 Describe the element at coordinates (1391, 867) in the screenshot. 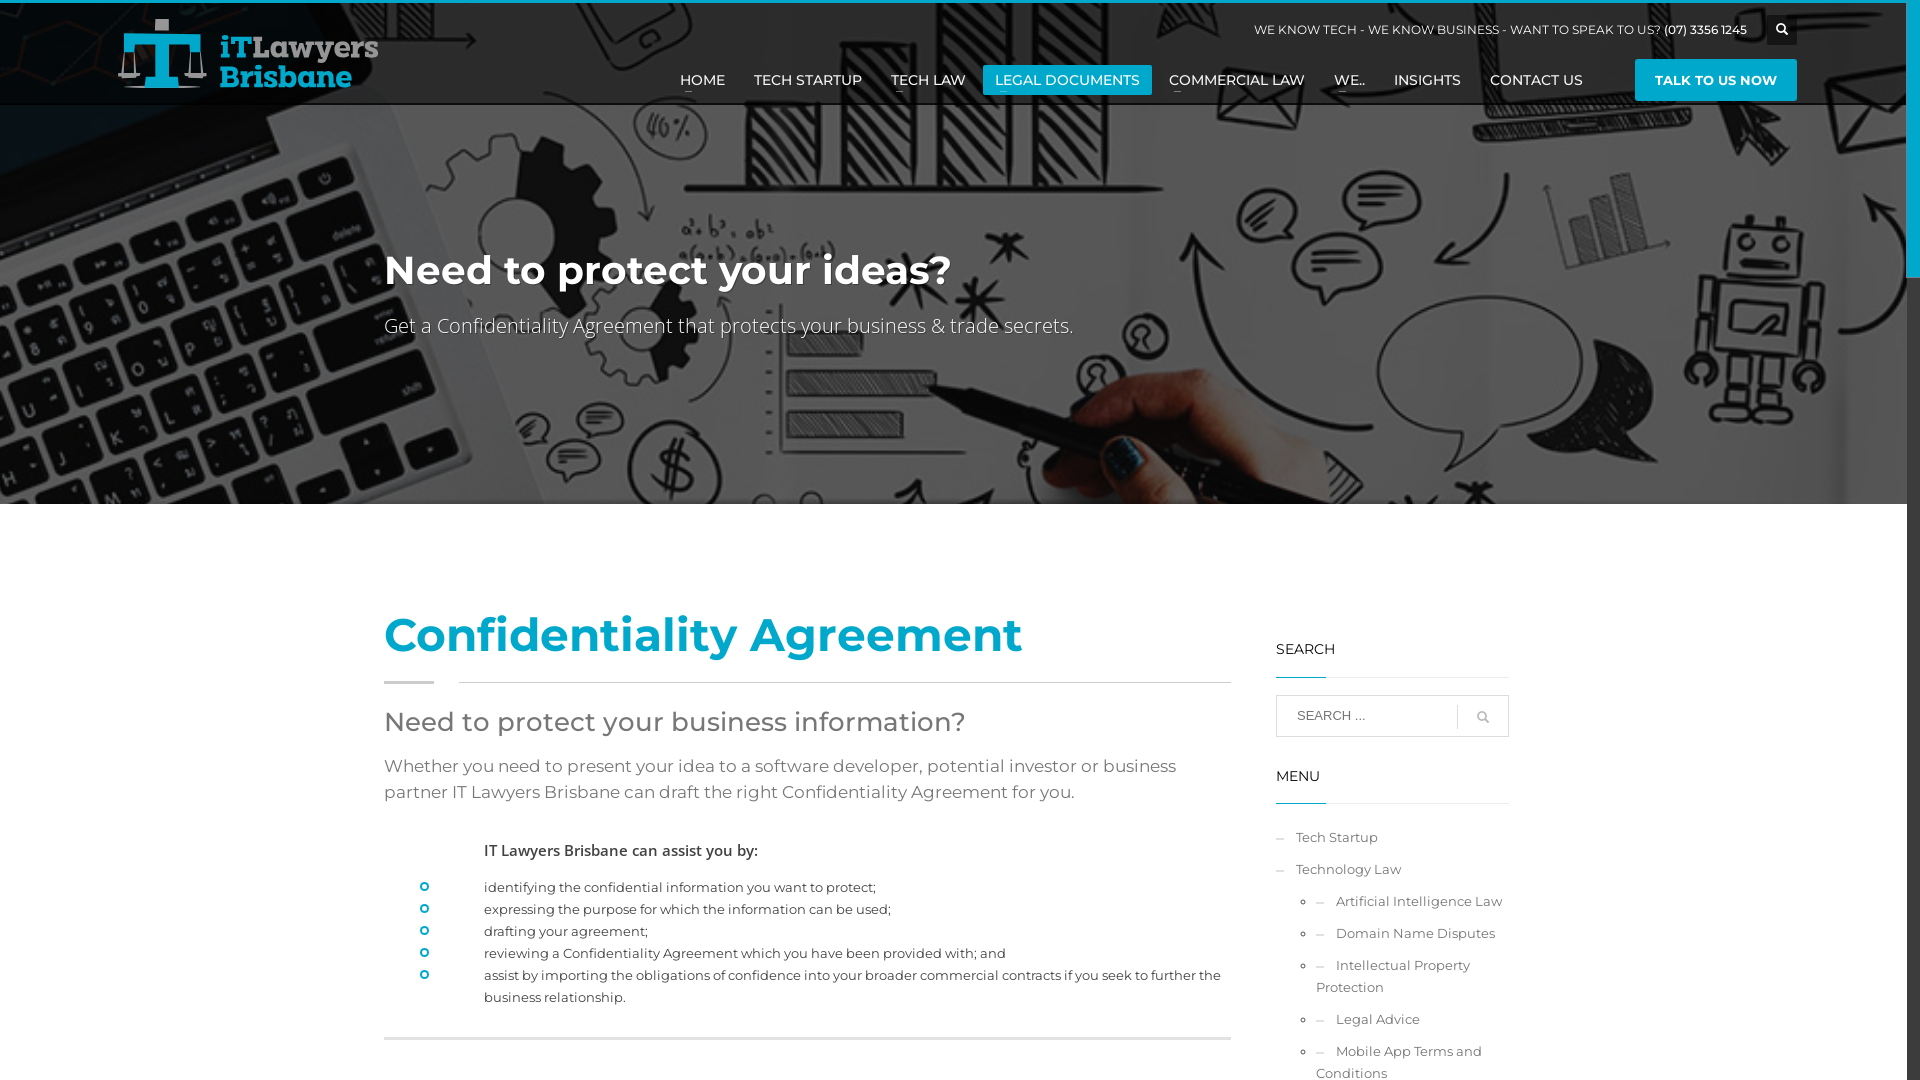

I see `'Technology Law'` at that location.